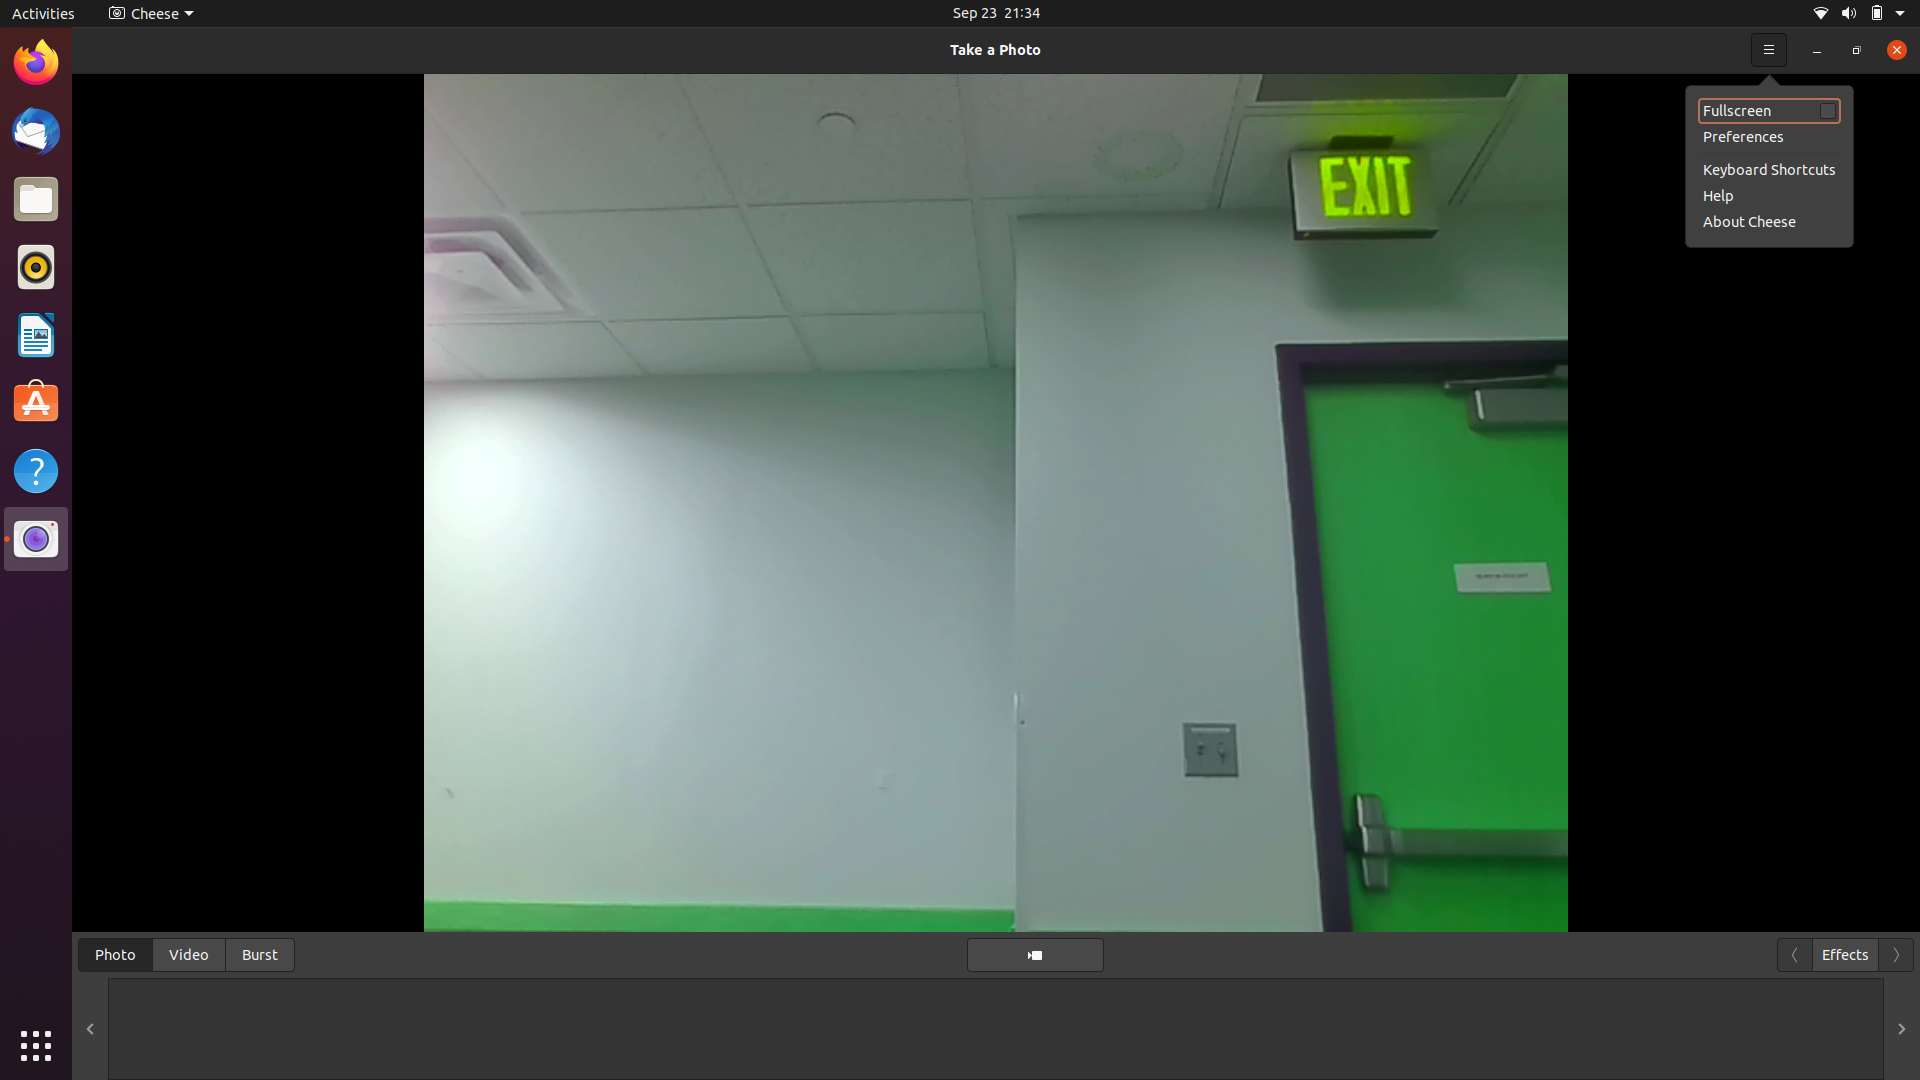  What do you see at coordinates (1855, 49) in the screenshot?
I see `Maximize the screen` at bounding box center [1855, 49].